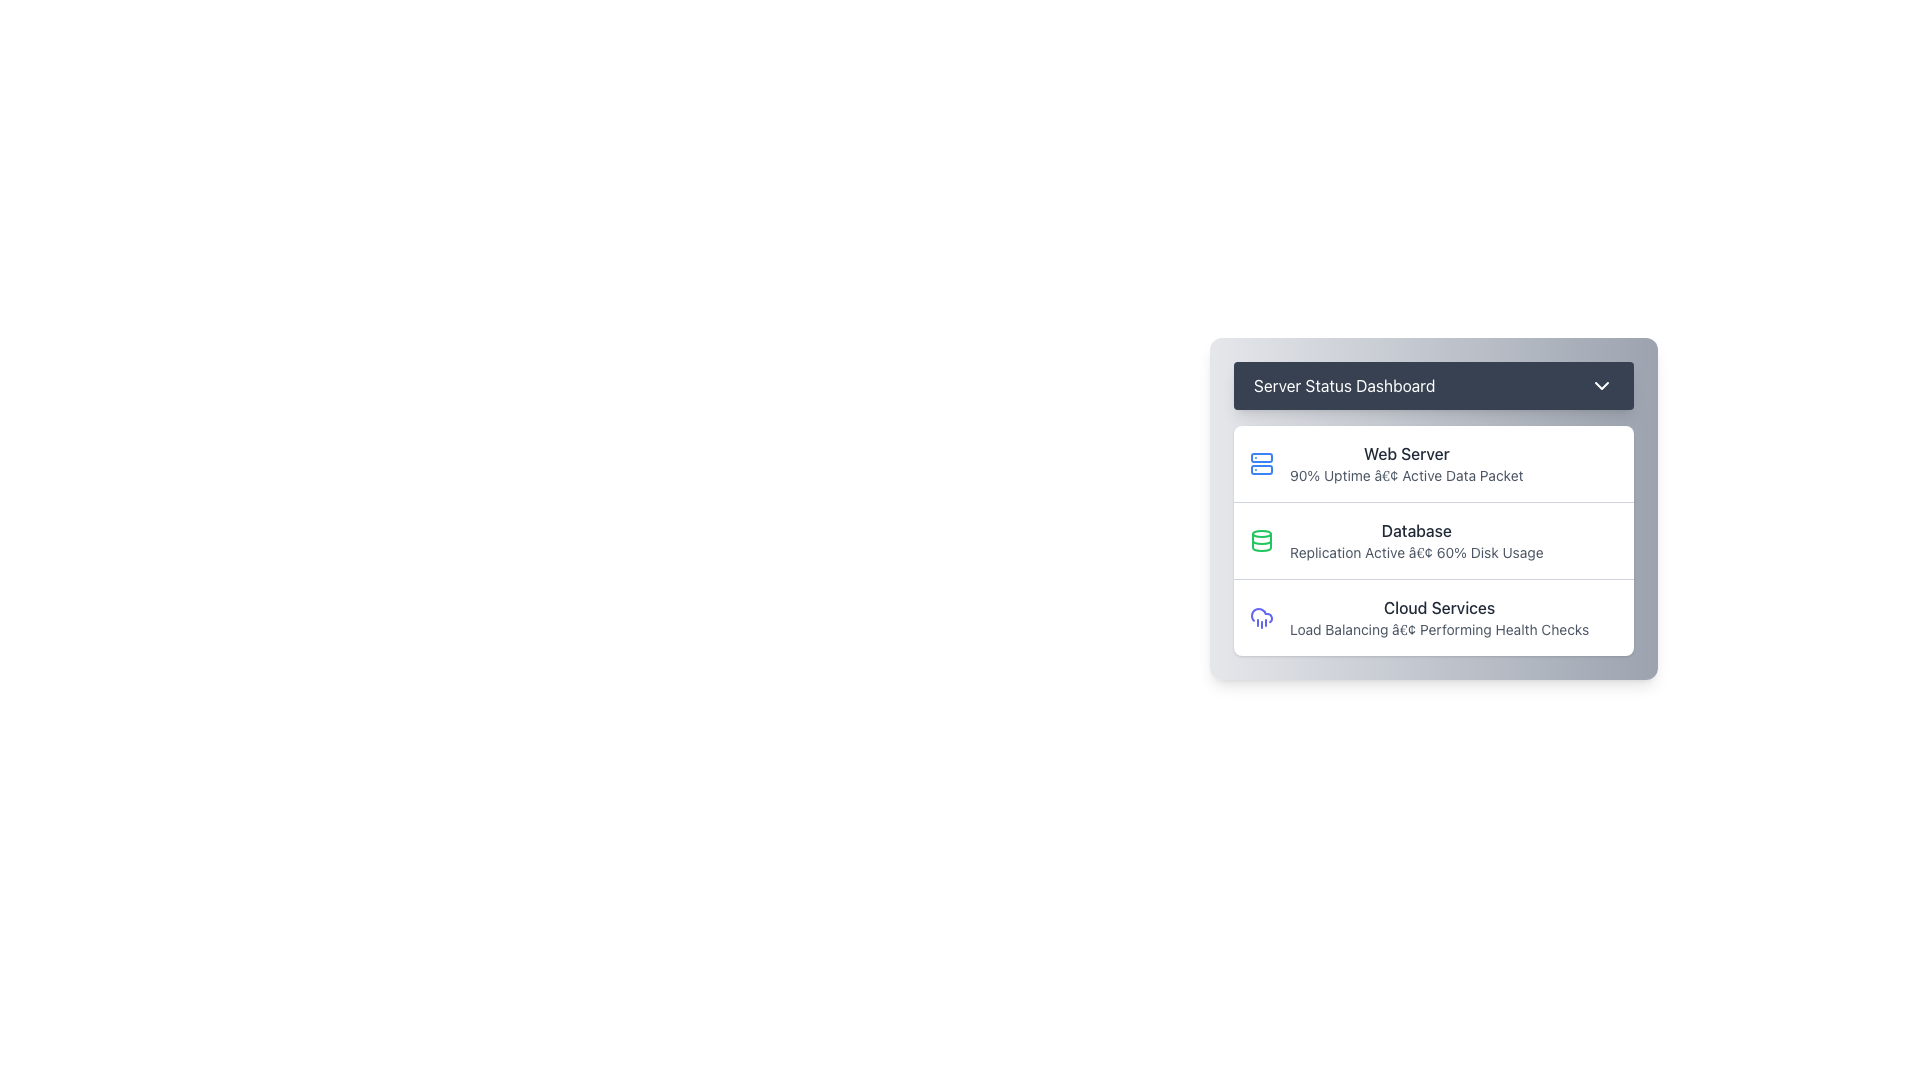 This screenshot has height=1080, width=1920. Describe the element at coordinates (1261, 458) in the screenshot. I see `the topmost rectangle icon with a soft blue outline that is part of a vertical stack, located next to the 'Web Server' label` at that location.